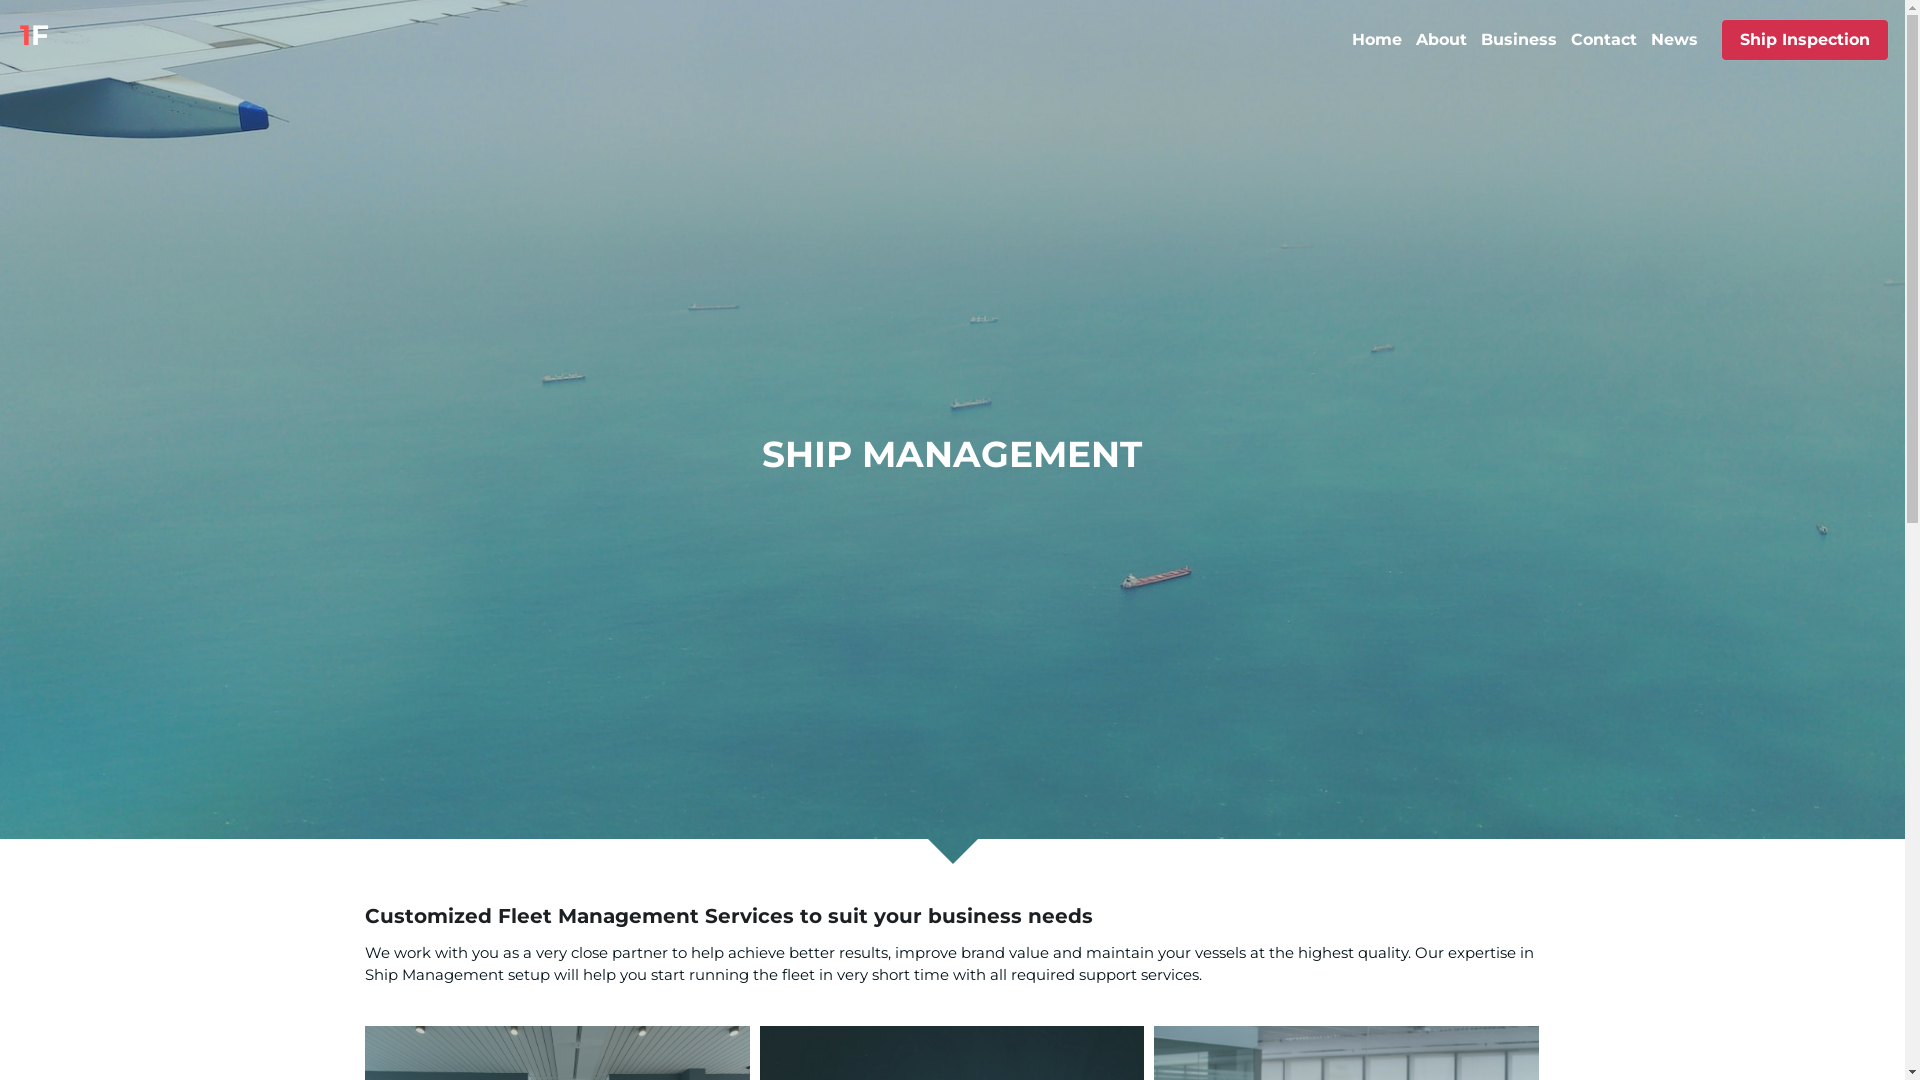 Image resolution: width=1920 pixels, height=1080 pixels. Describe the element at coordinates (1441, 39) in the screenshot. I see `'About'` at that location.